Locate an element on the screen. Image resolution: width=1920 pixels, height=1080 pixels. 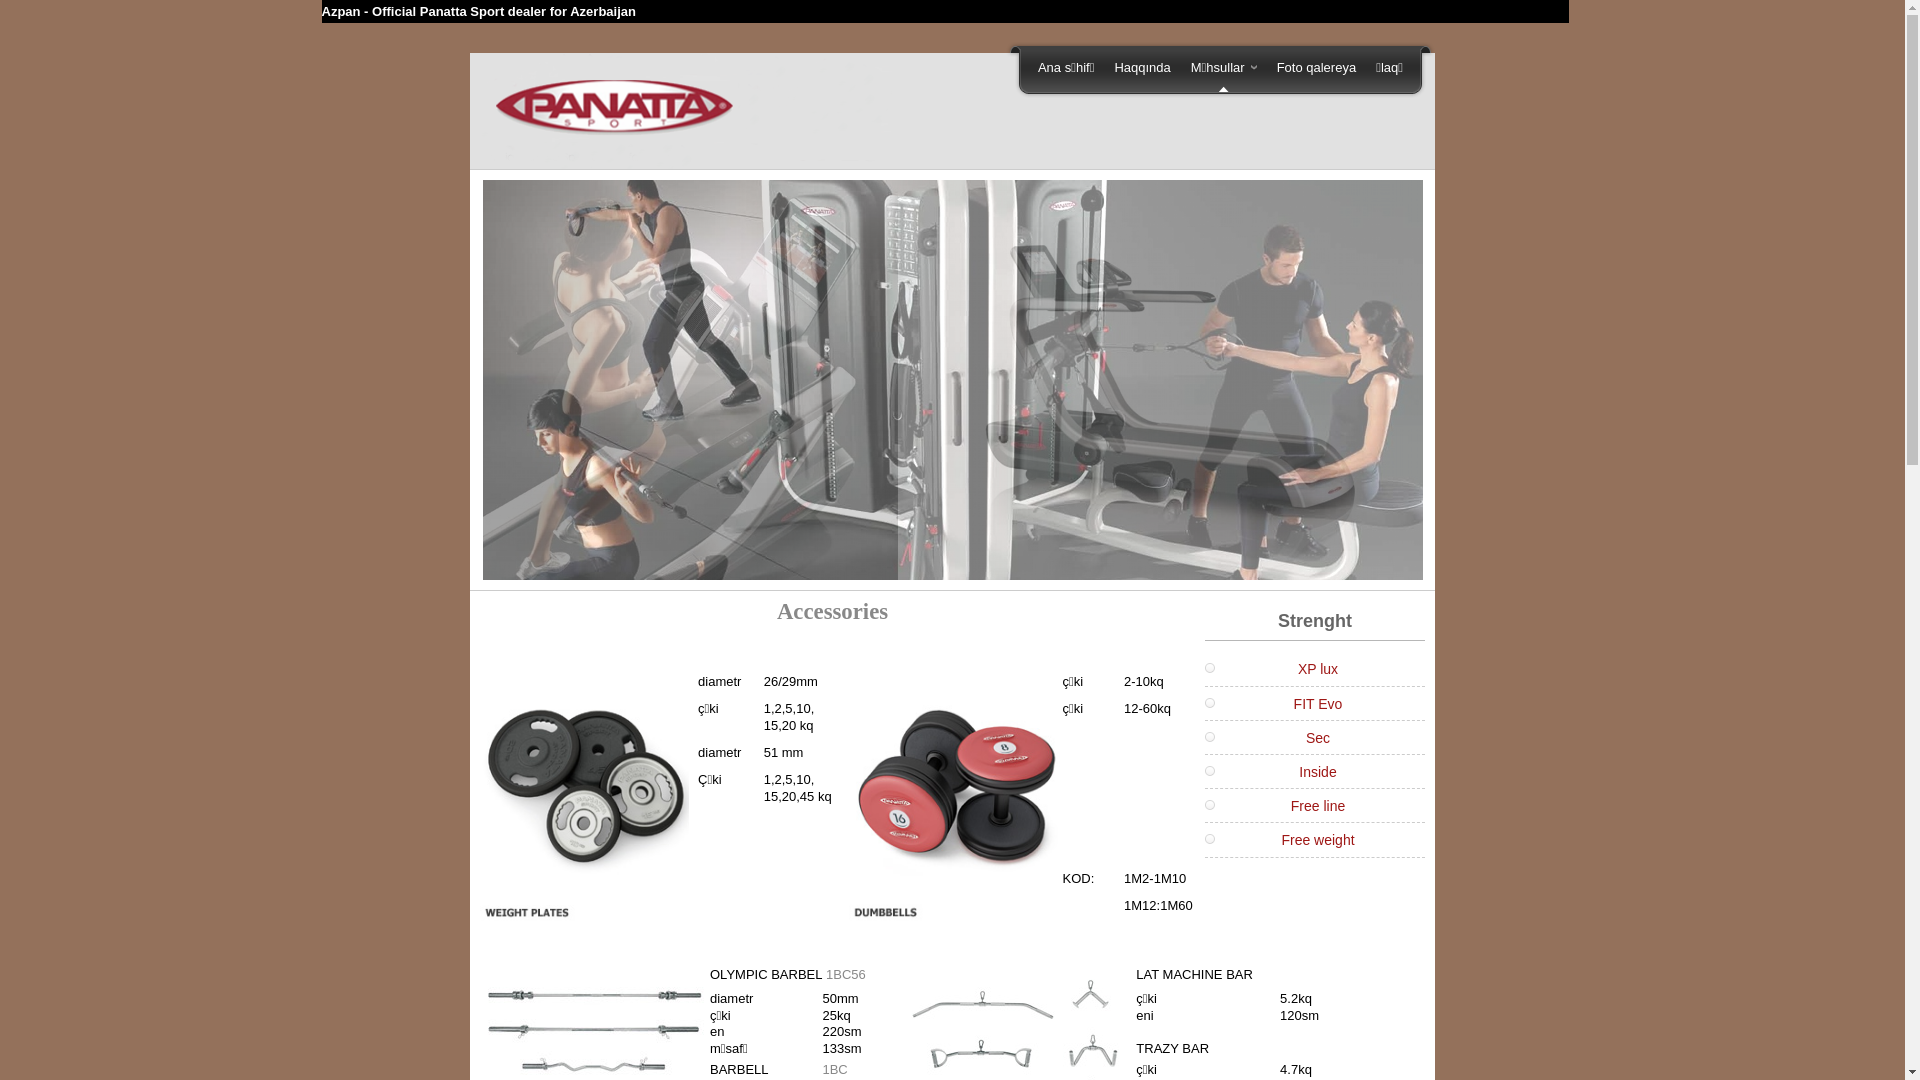
'Free line' is located at coordinates (1291, 805).